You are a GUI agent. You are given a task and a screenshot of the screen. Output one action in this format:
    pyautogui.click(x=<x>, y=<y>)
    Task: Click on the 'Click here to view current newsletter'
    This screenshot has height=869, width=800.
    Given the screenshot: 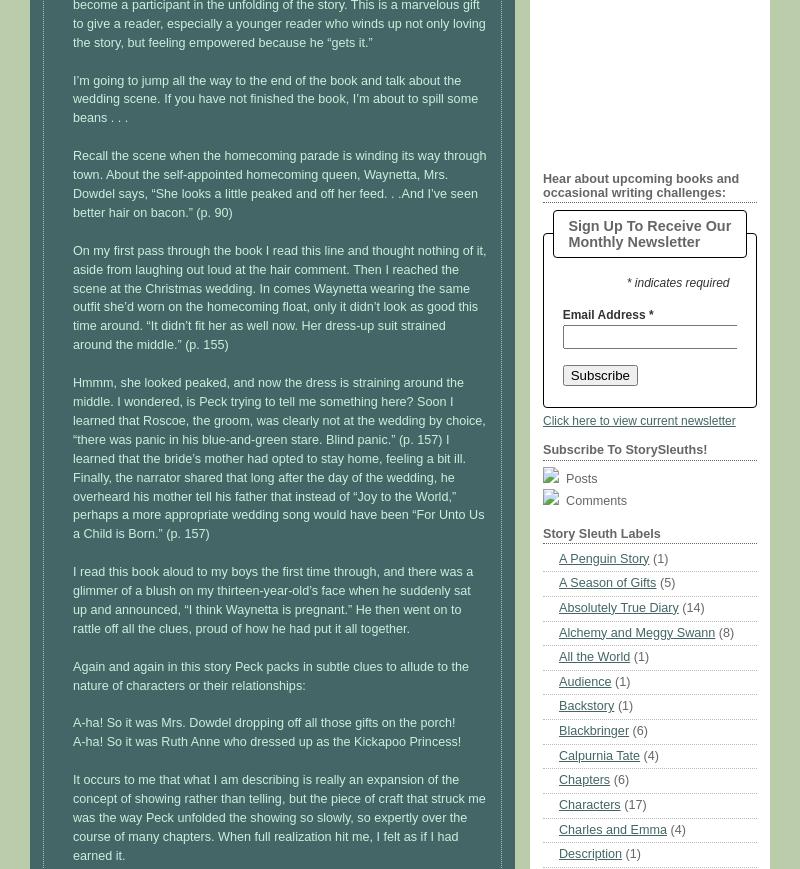 What is the action you would take?
    pyautogui.click(x=637, y=418)
    